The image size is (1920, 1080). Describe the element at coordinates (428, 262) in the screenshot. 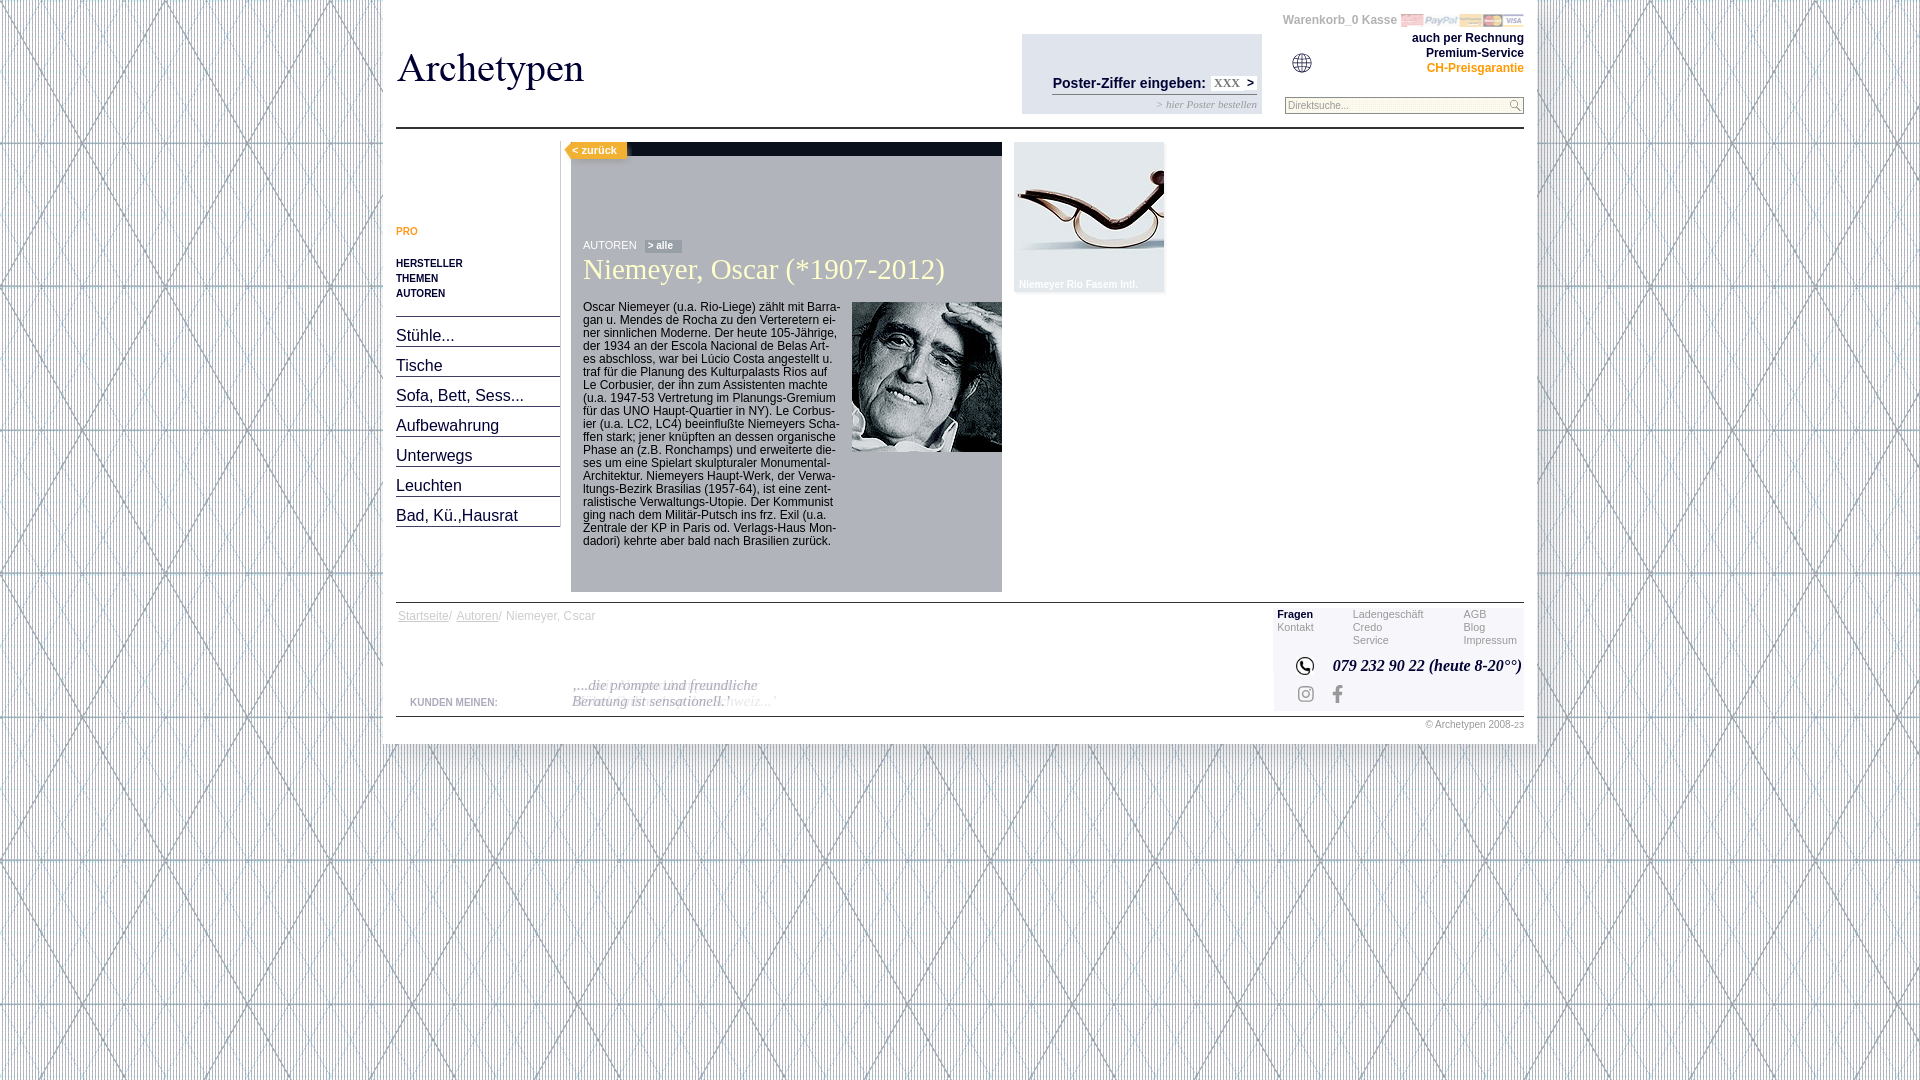

I see `'HERSTELLER'` at that location.